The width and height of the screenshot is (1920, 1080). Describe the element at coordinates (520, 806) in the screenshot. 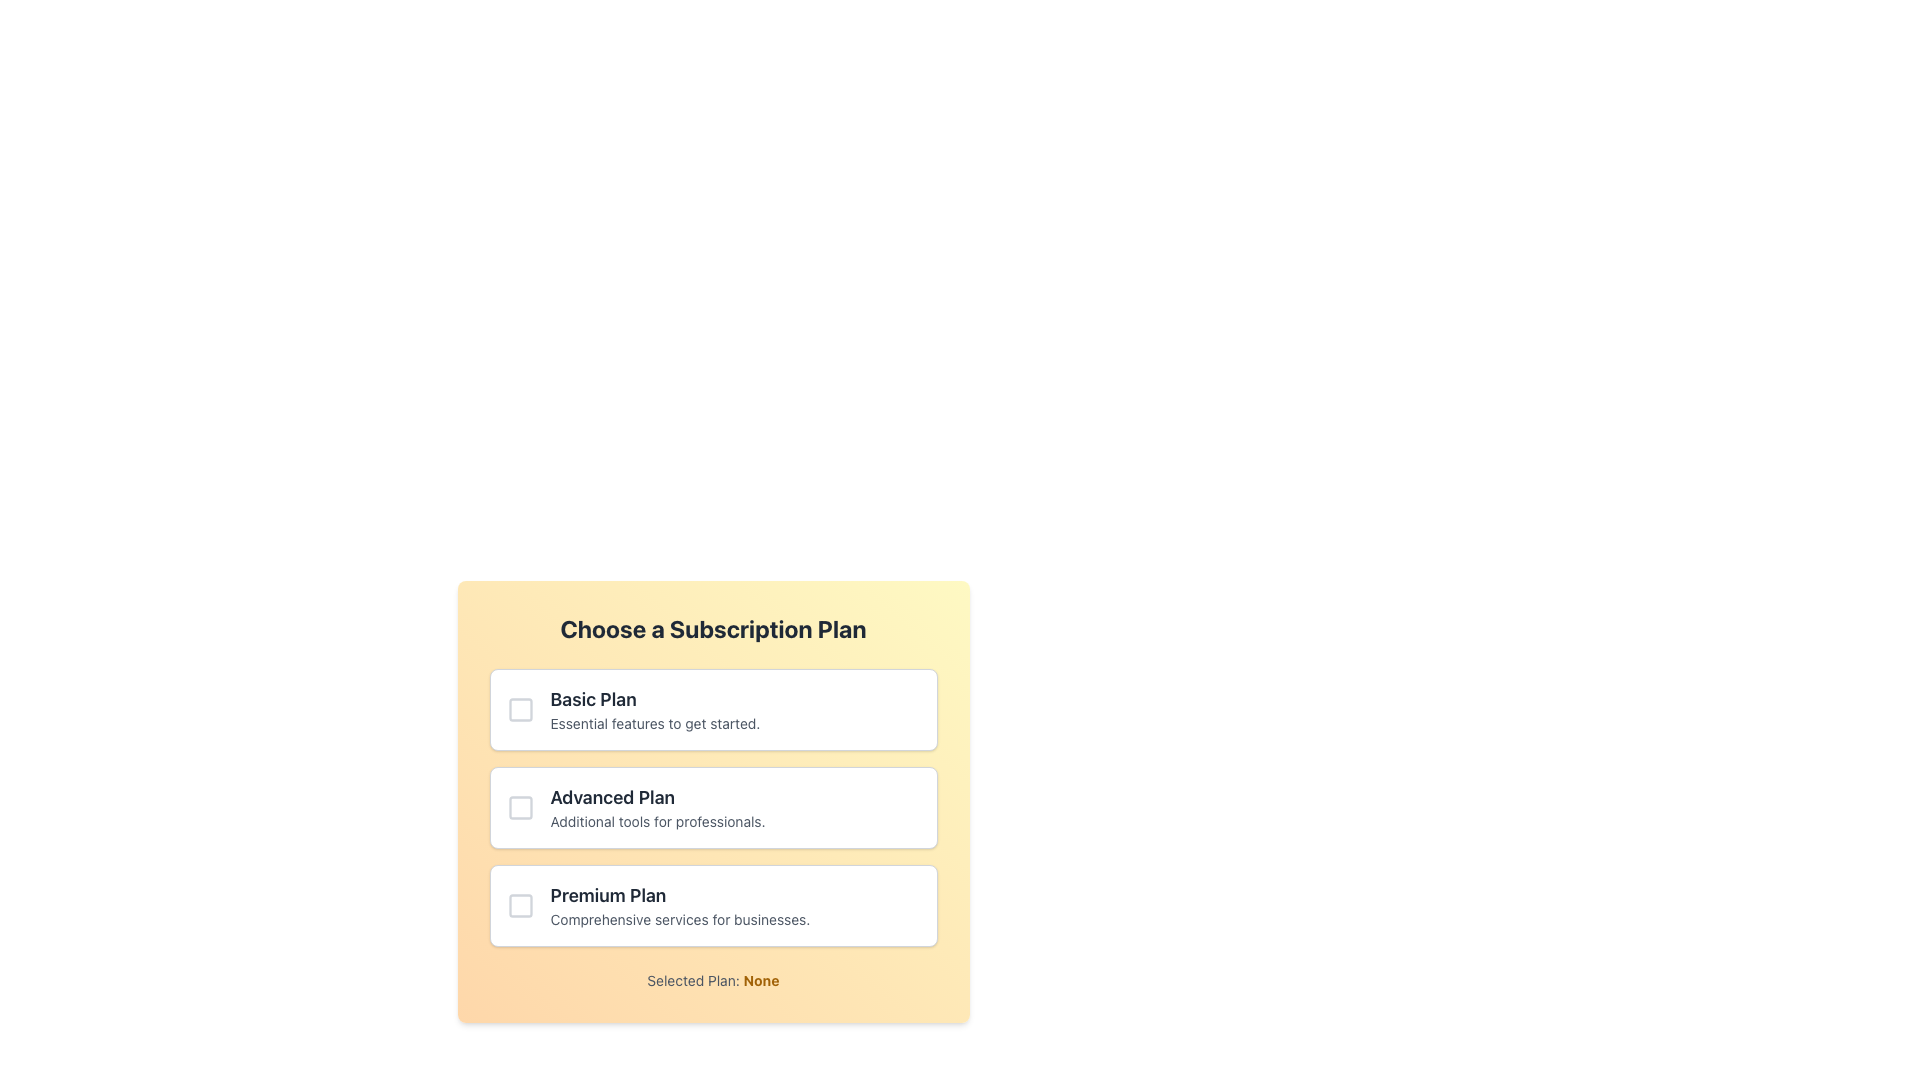

I see `the checkbox for the 'Advanced Plan' subscription option located to the left of its text description` at that location.